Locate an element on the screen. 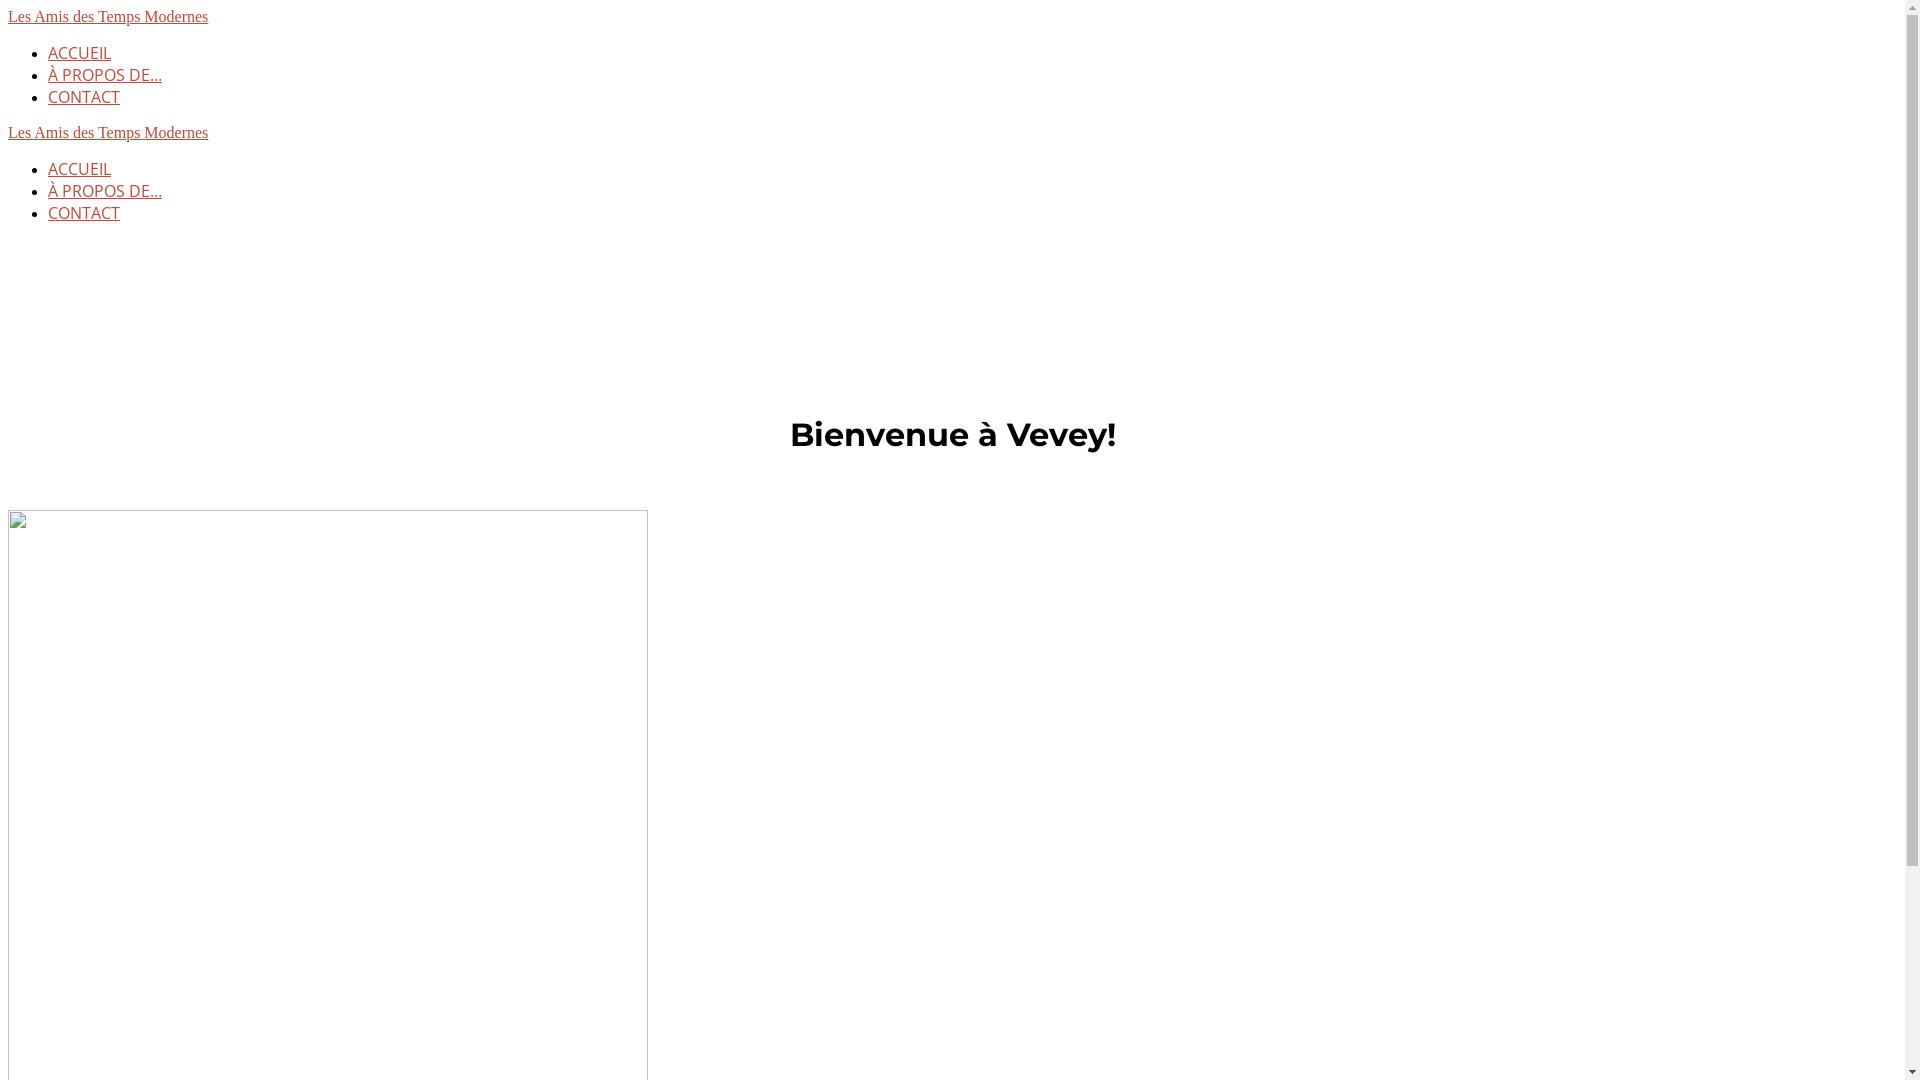  'CONTACT' is located at coordinates (48, 96).